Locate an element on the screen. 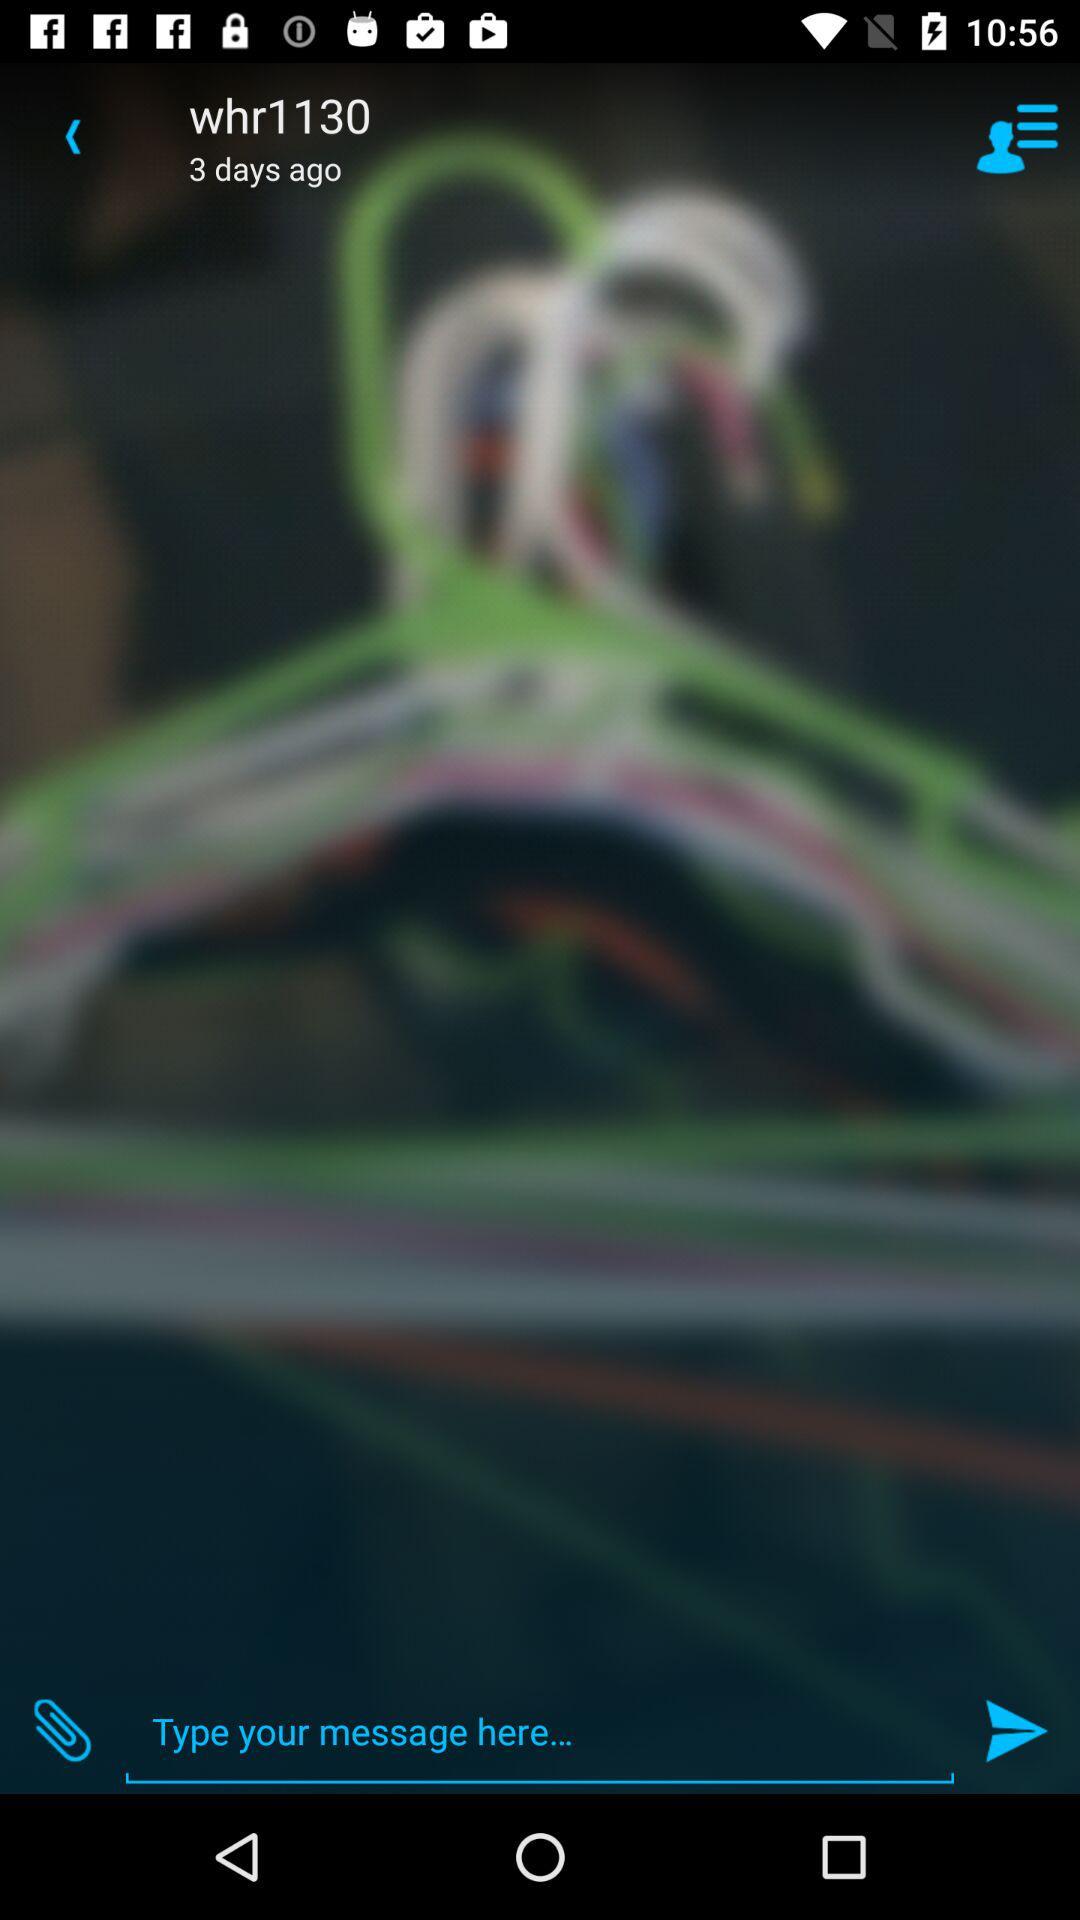 This screenshot has height=1920, width=1080. icon to the left of the whr1130 is located at coordinates (72, 135).